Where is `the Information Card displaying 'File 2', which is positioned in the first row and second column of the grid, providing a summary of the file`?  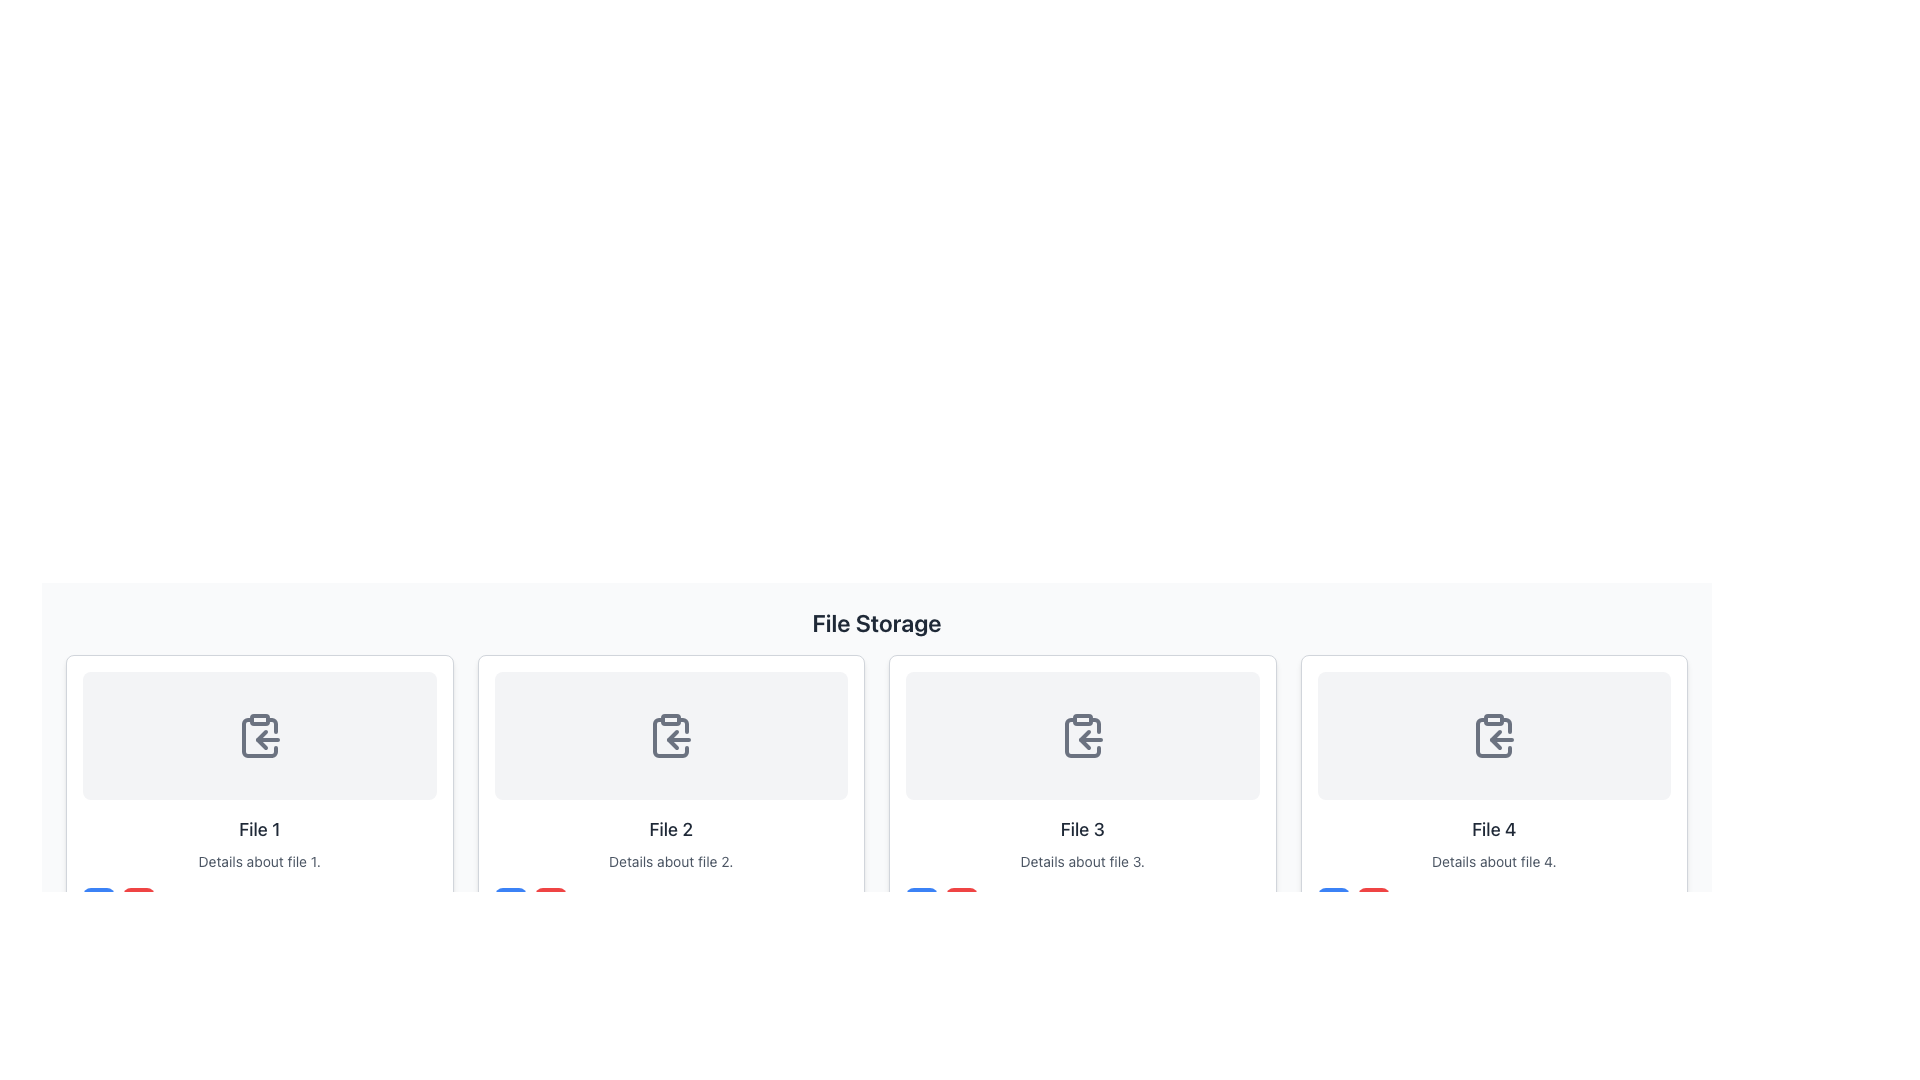
the Information Card displaying 'File 2', which is positioned in the first row and second column of the grid, providing a summary of the file is located at coordinates (671, 794).